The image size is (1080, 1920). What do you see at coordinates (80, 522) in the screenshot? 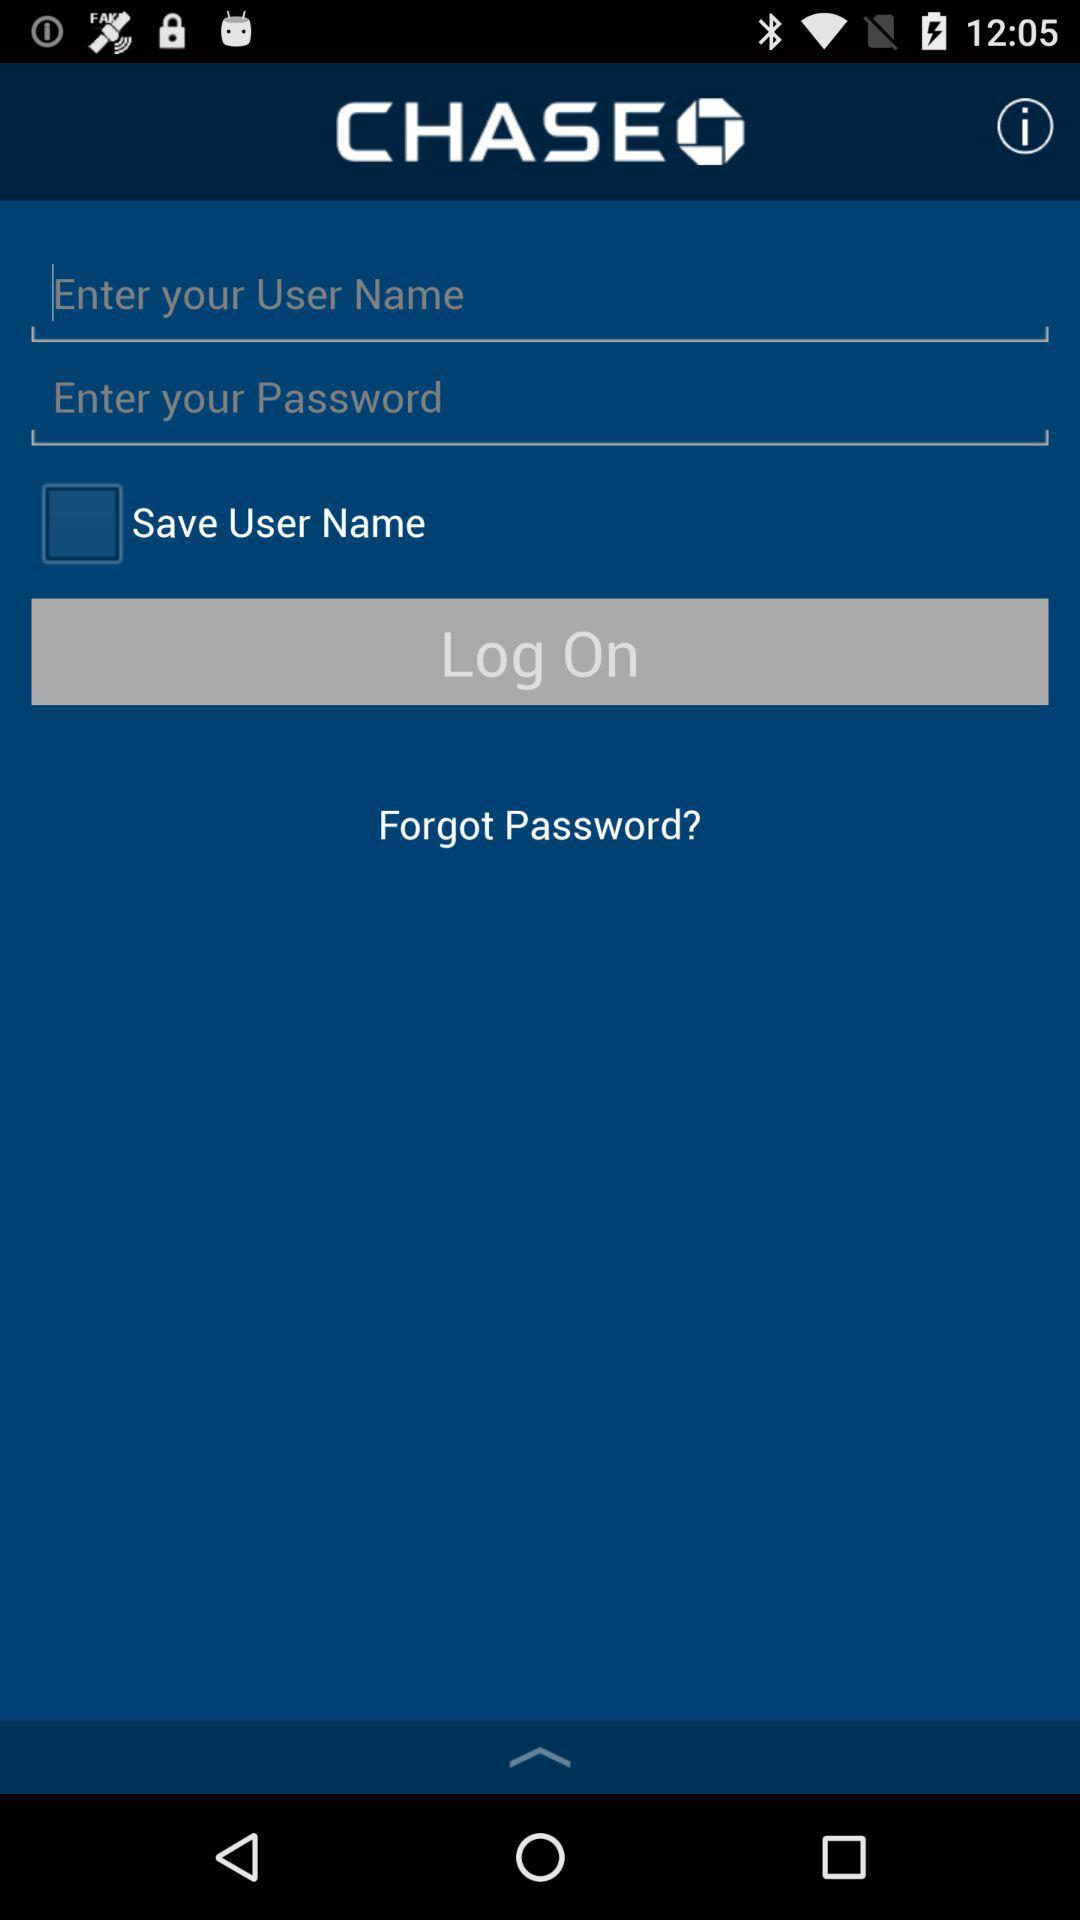
I see `option` at bounding box center [80, 522].